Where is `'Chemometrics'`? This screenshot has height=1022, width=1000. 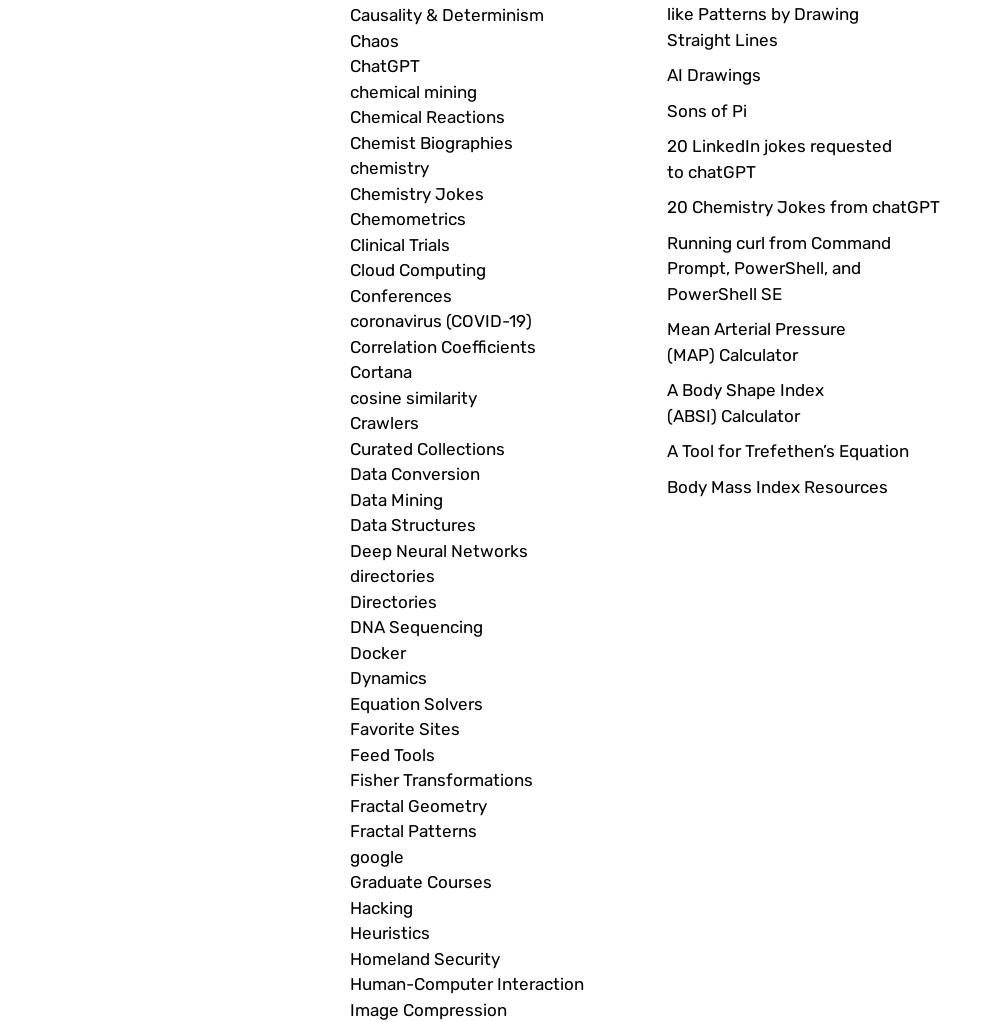
'Chemometrics' is located at coordinates (408, 219).